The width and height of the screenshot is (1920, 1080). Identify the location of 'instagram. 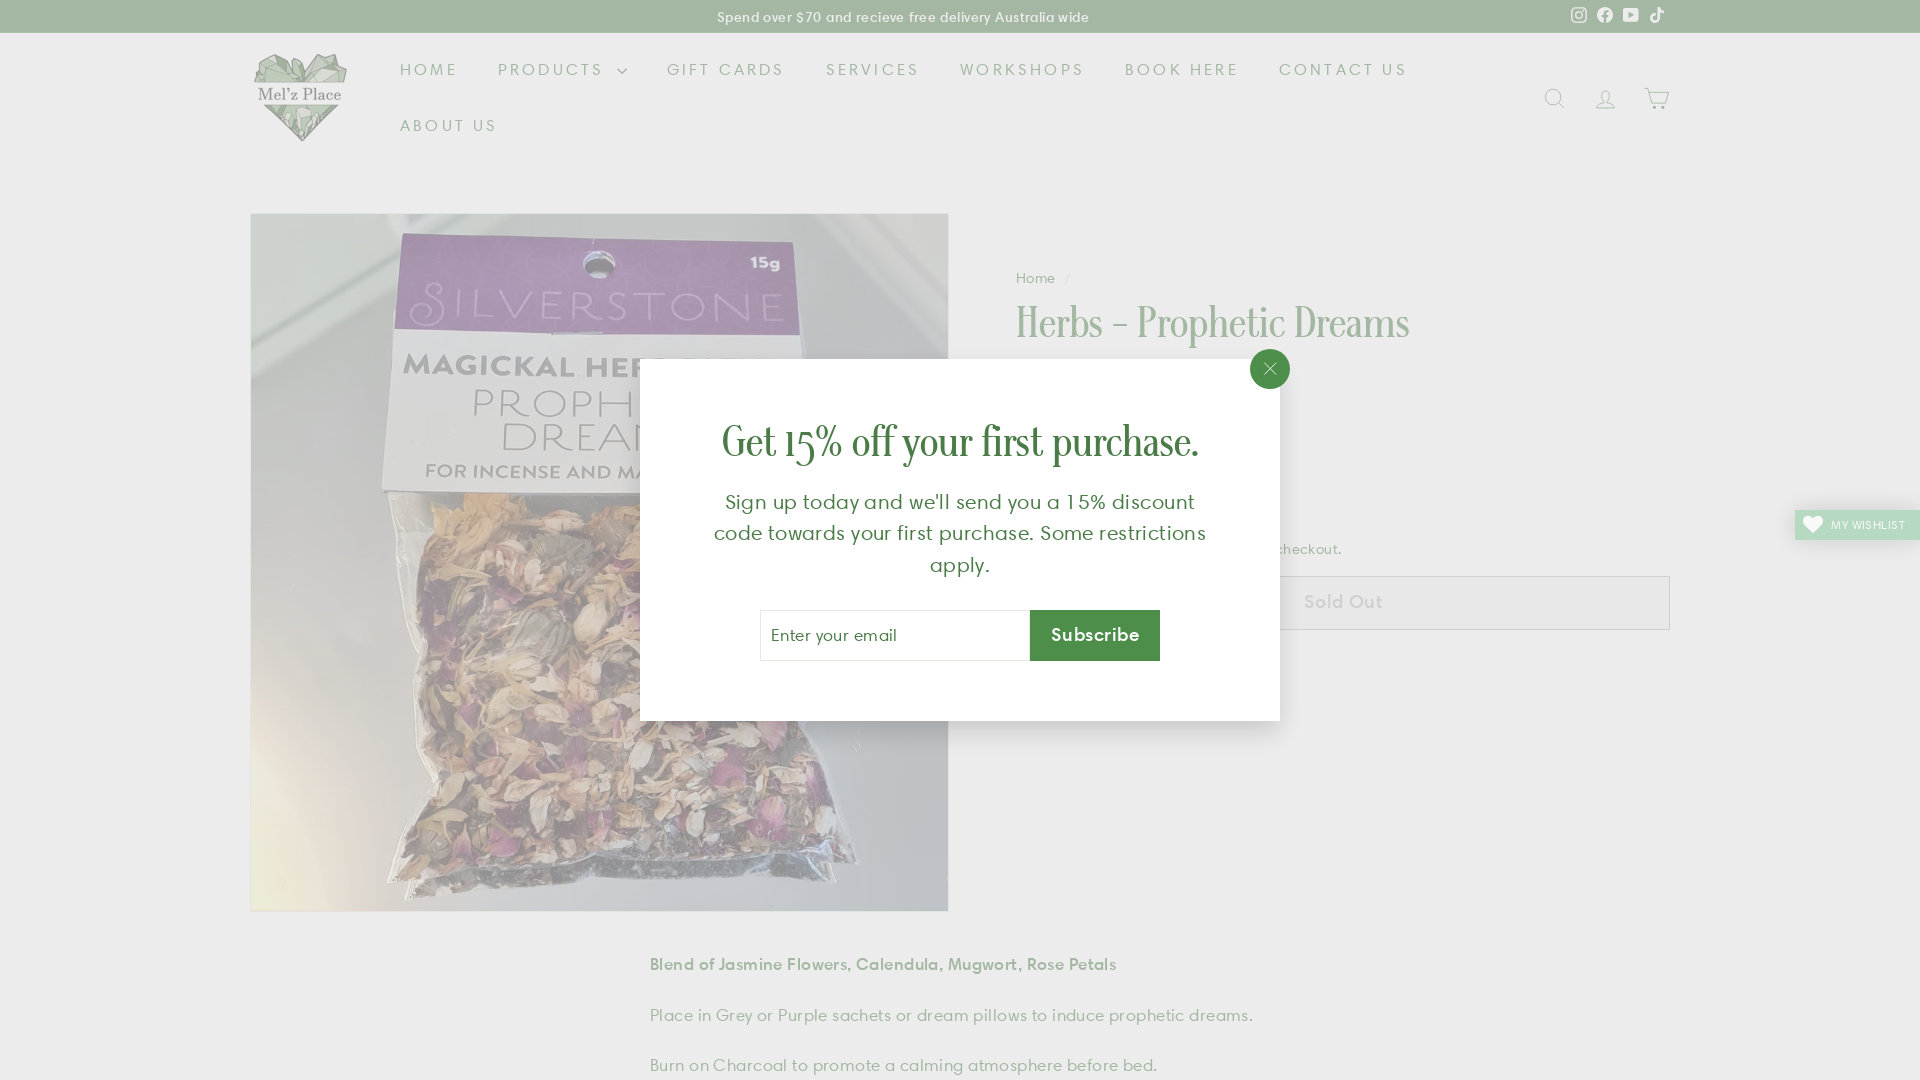
(1578, 16).